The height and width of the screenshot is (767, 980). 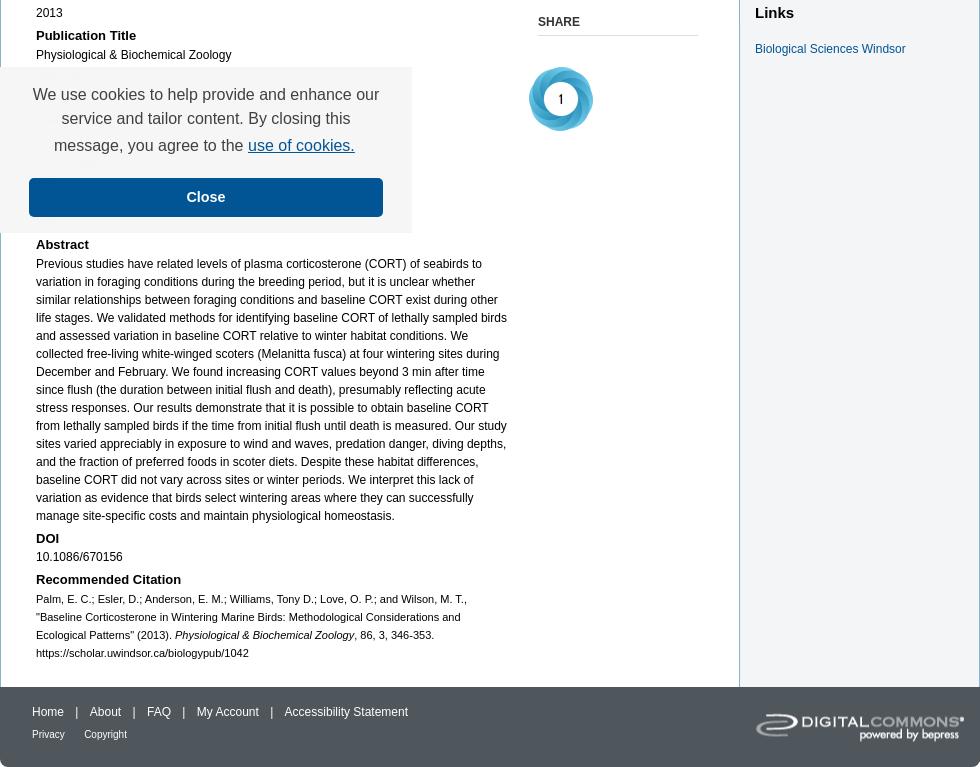 What do you see at coordinates (86, 34) in the screenshot?
I see `'Publication Title'` at bounding box center [86, 34].